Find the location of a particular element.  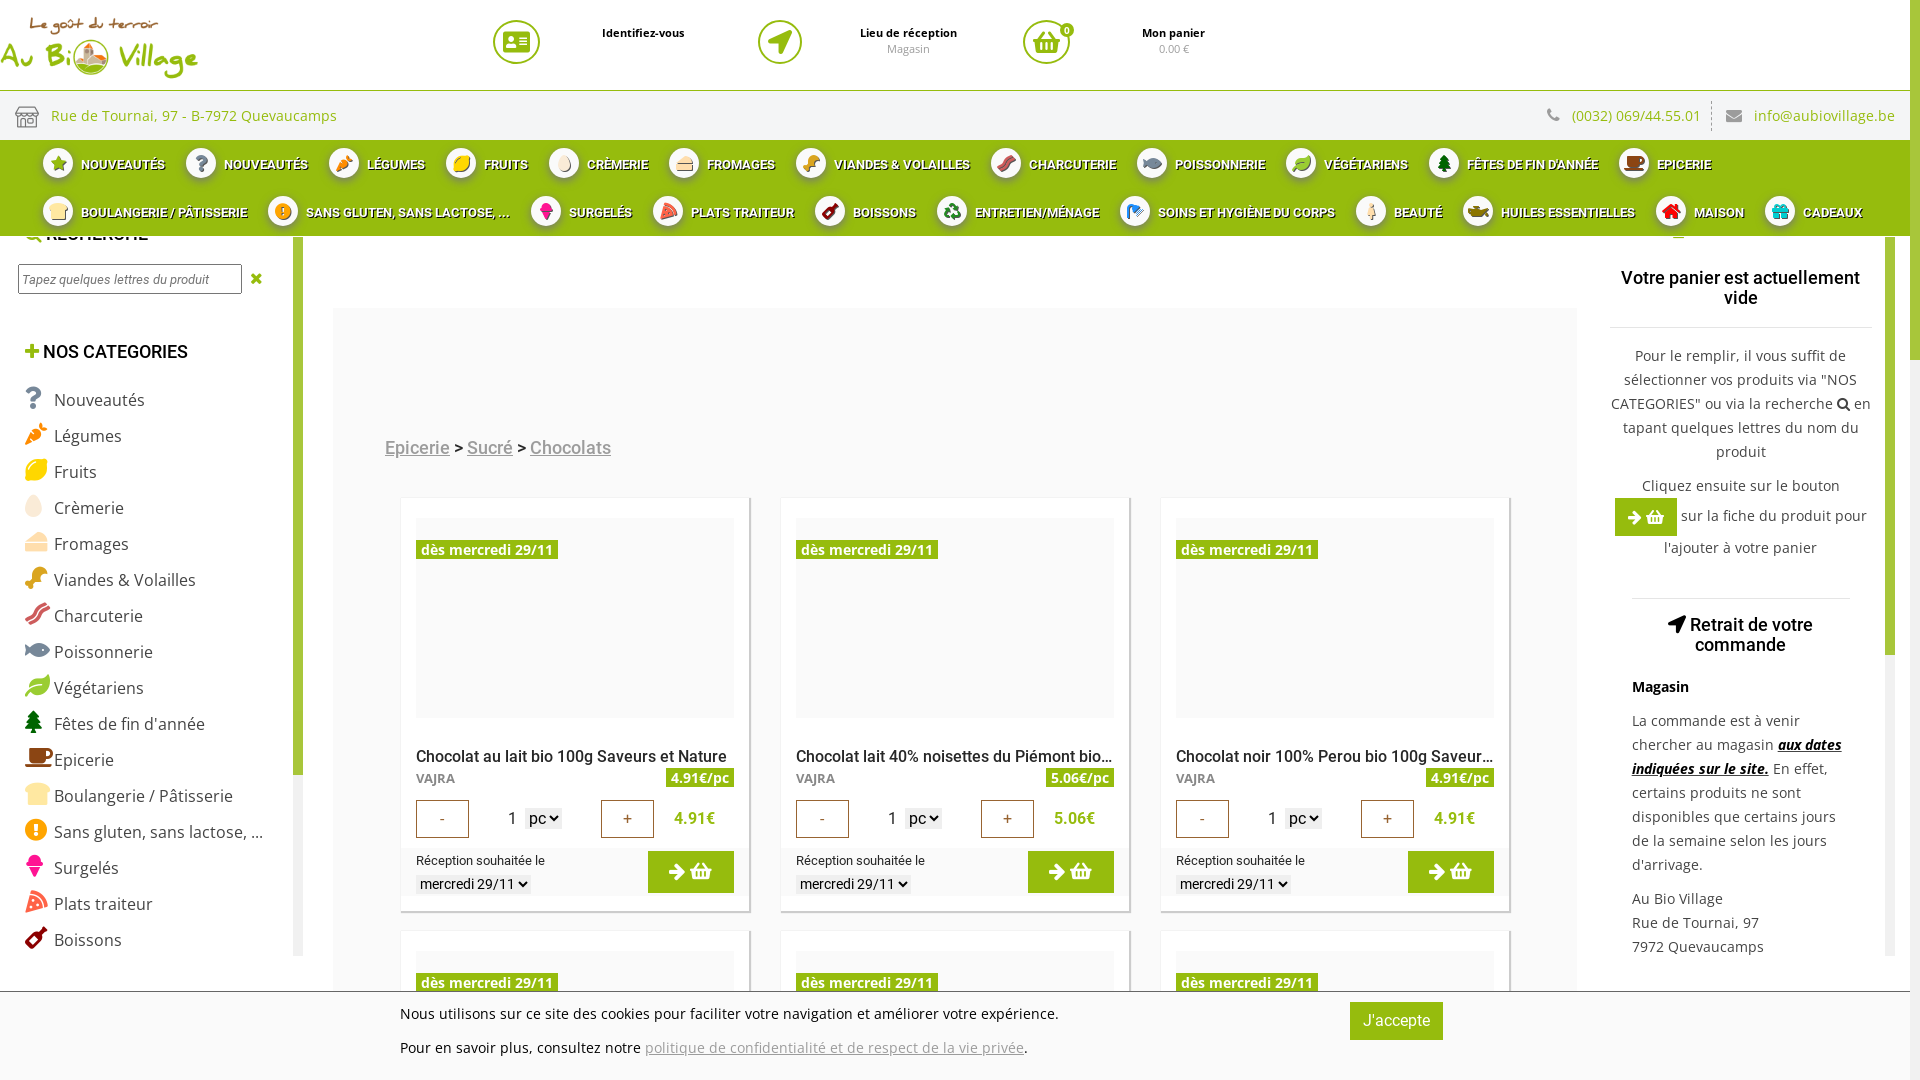

'CADEAUX' is located at coordinates (1810, 207).